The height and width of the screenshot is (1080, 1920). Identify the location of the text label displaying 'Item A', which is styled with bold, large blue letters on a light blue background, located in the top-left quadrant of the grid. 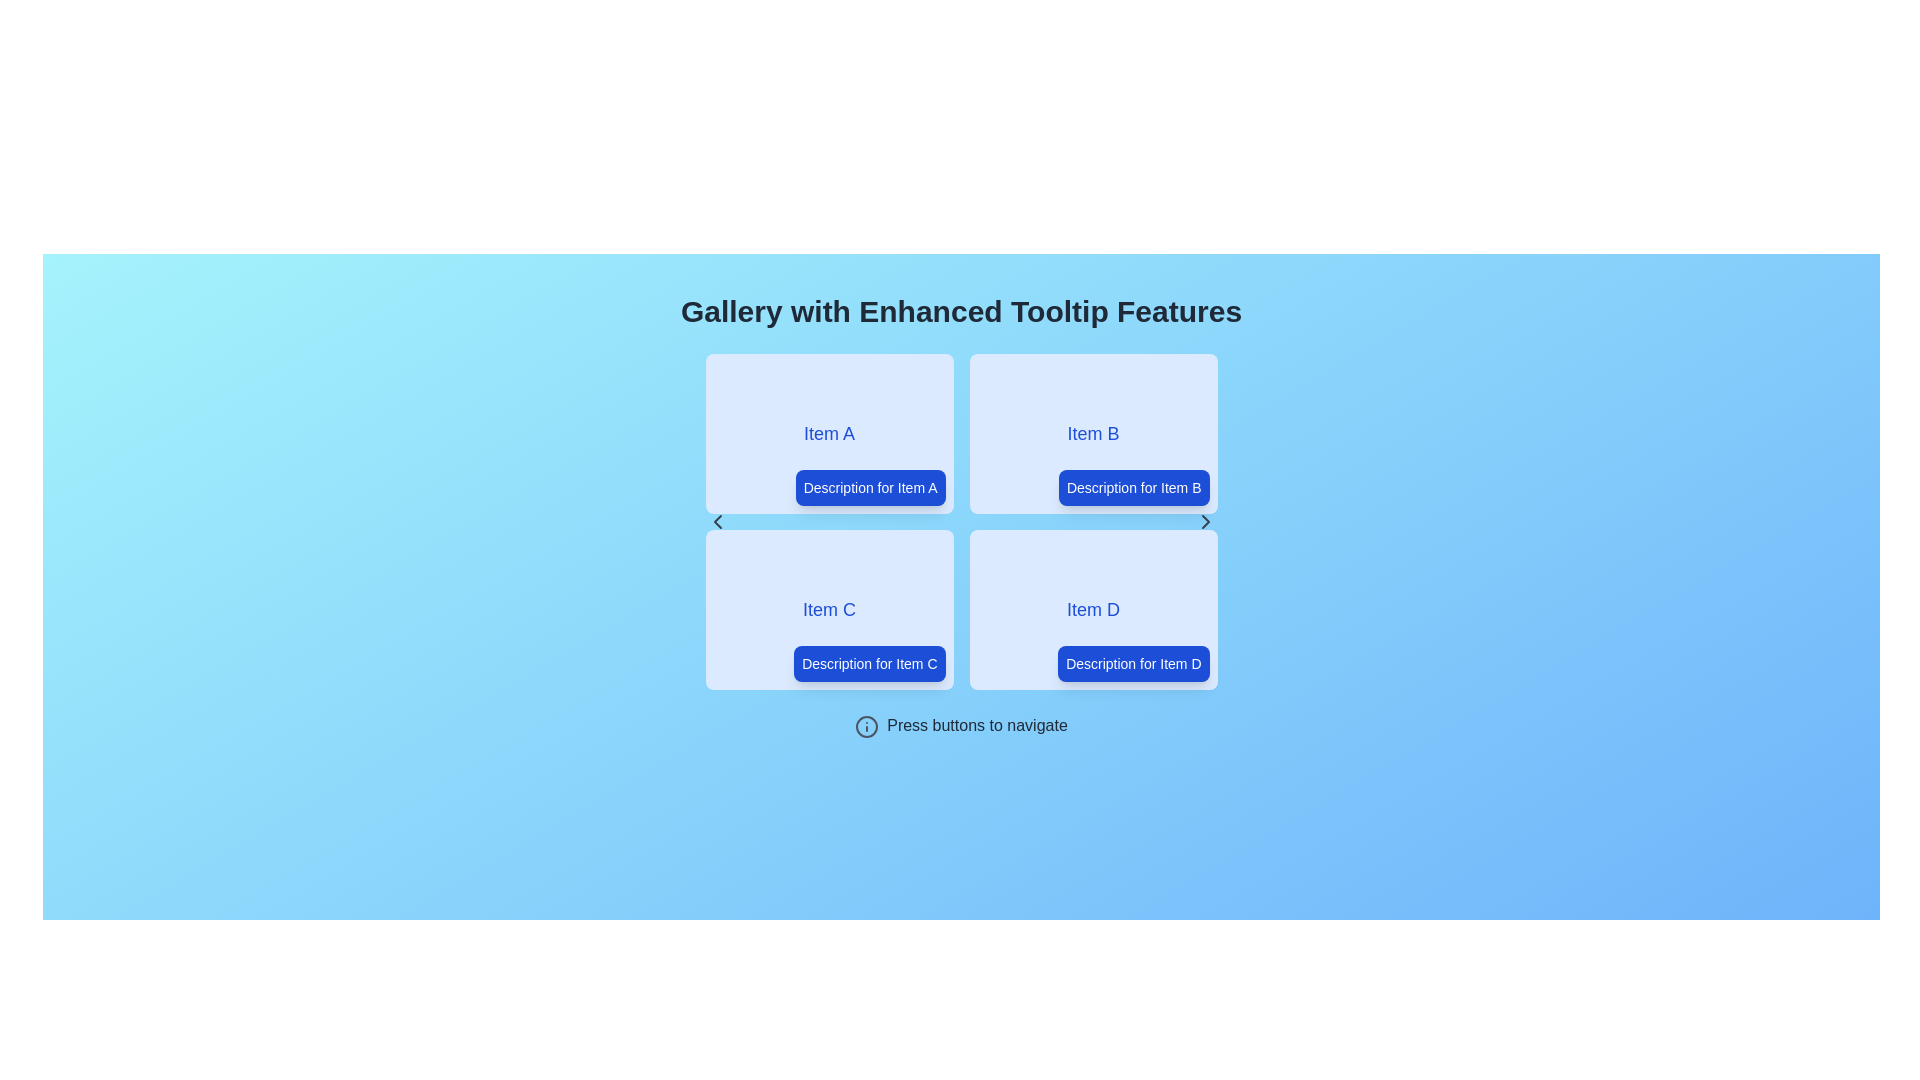
(829, 433).